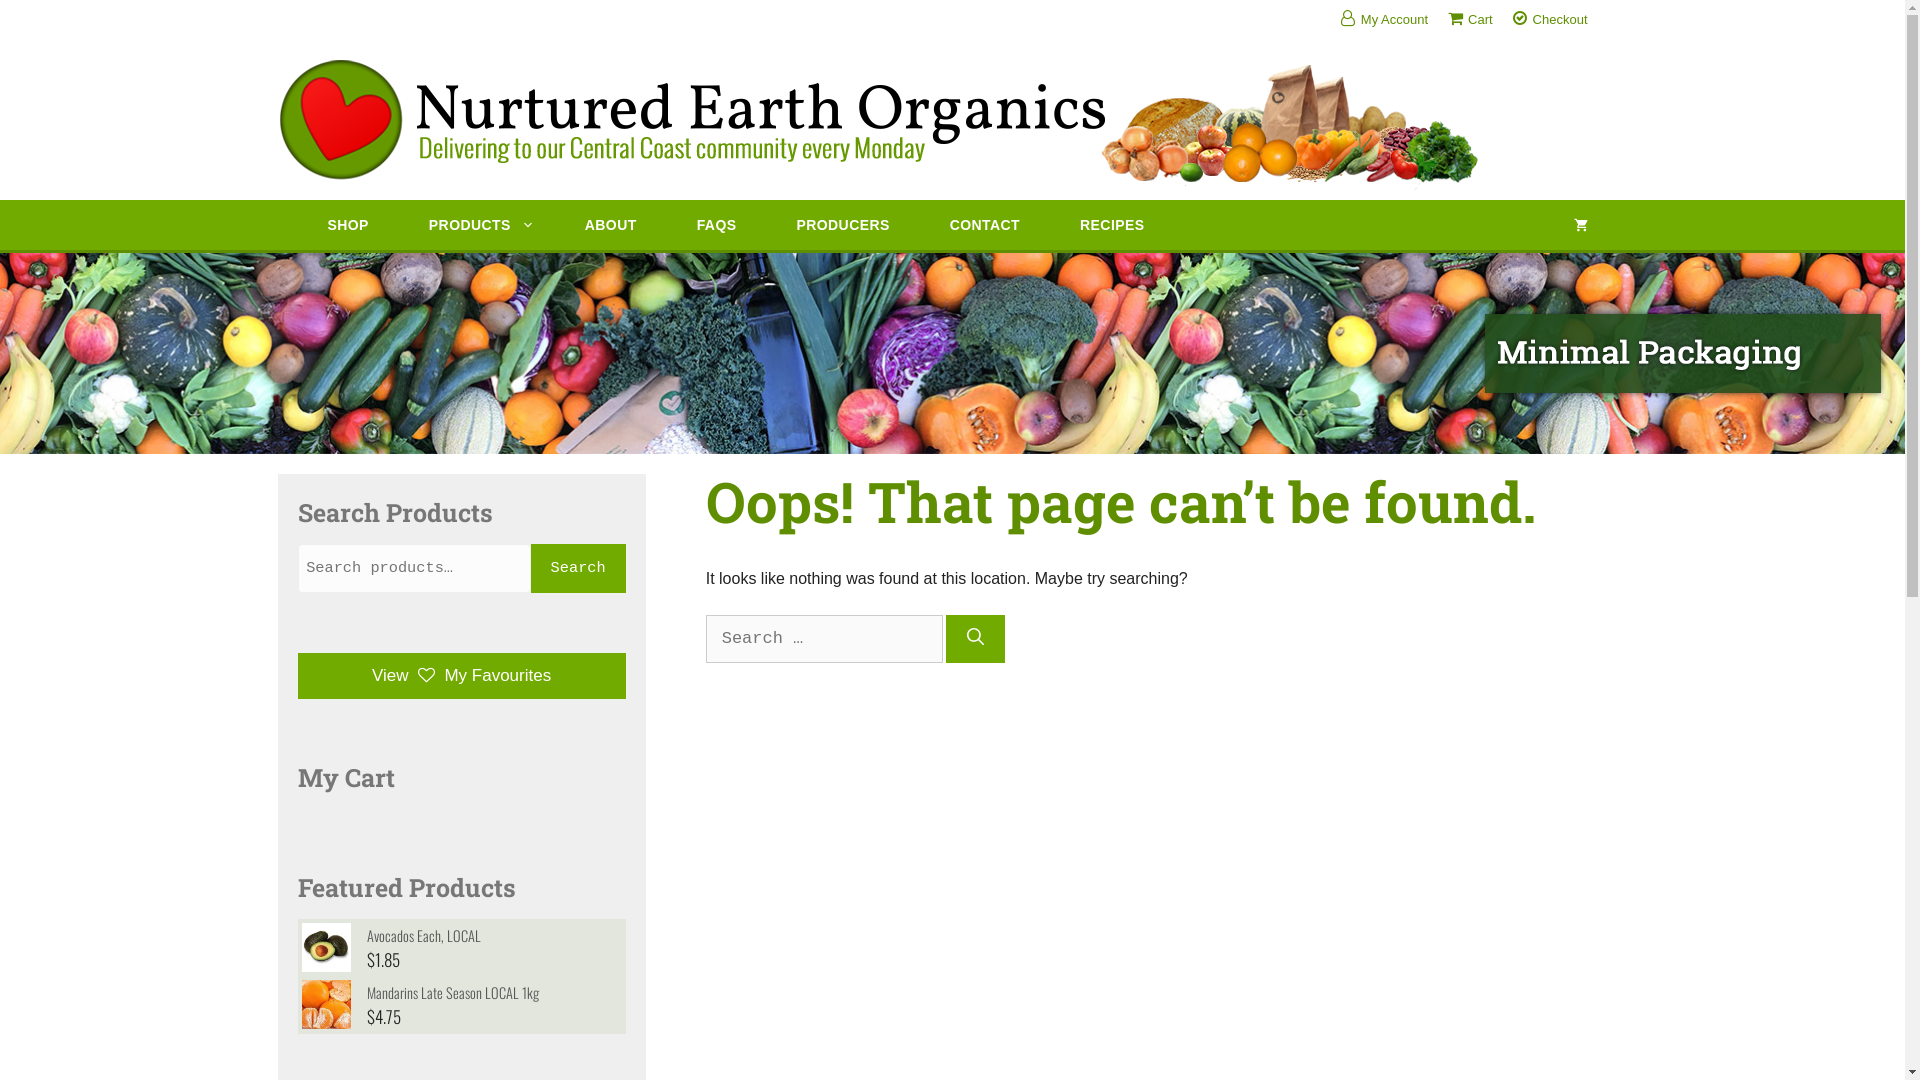 Image resolution: width=1920 pixels, height=1080 pixels. I want to click on 'View your shopping cart', so click(1579, 224).